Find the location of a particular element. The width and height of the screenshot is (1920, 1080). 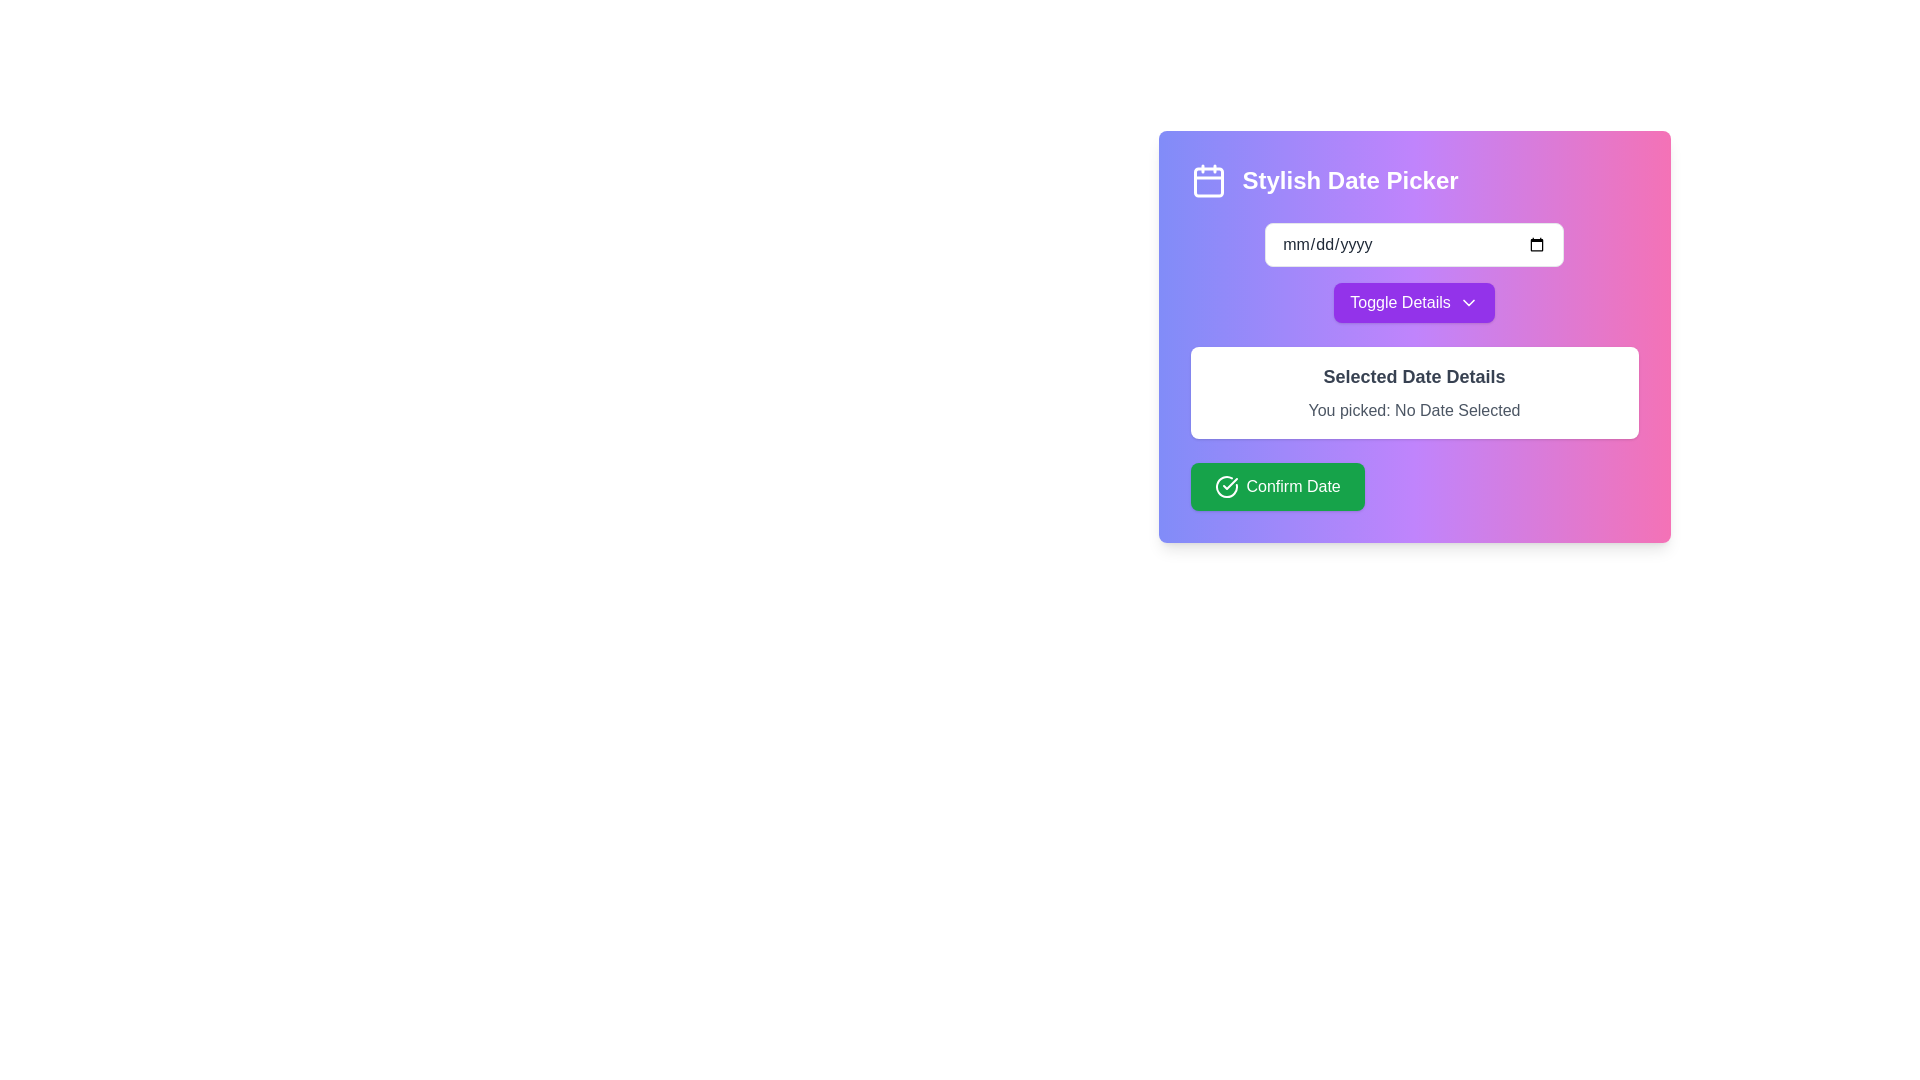

the text label reading 'Stylish Date Picker', which is prominently displayed in bold white font on a purple-pink gradient background, located near the upper left section of a card-like interface is located at coordinates (1350, 181).